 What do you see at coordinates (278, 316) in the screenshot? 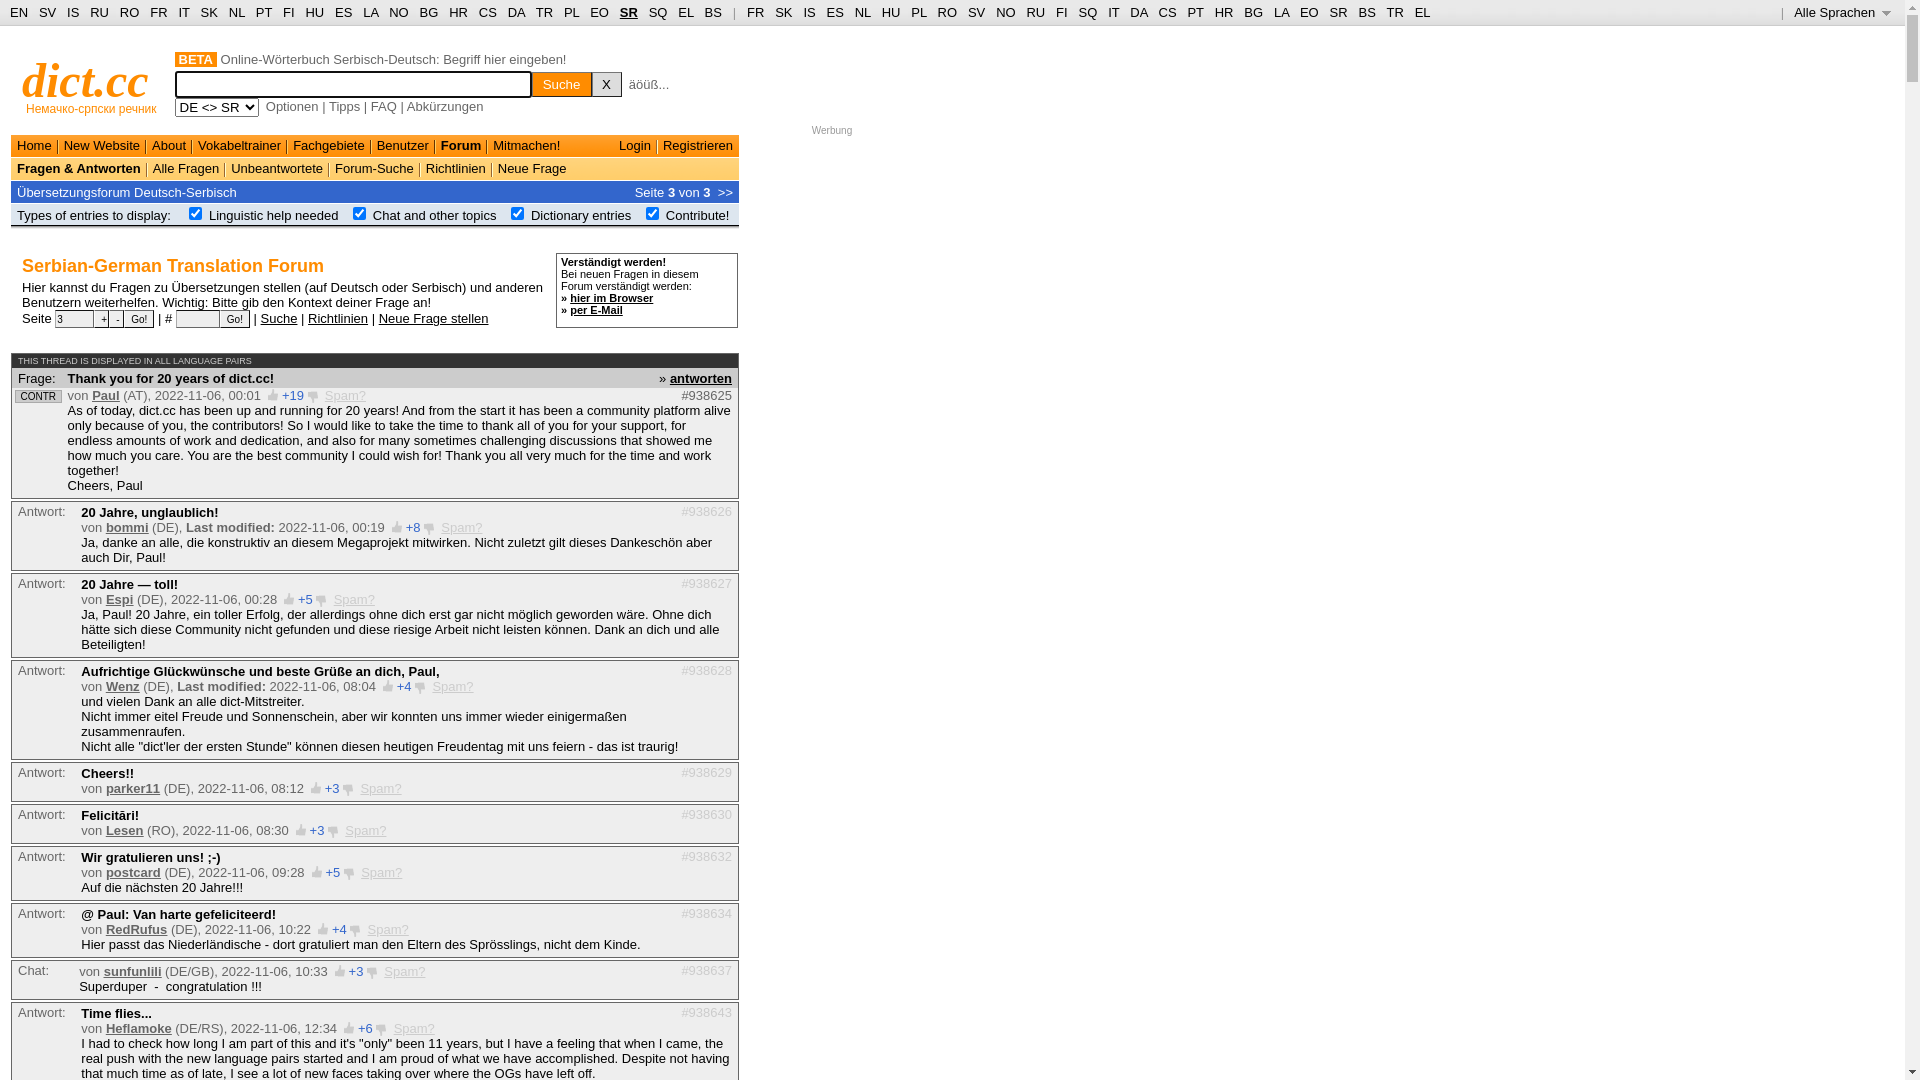
I see `'Suche'` at bounding box center [278, 316].